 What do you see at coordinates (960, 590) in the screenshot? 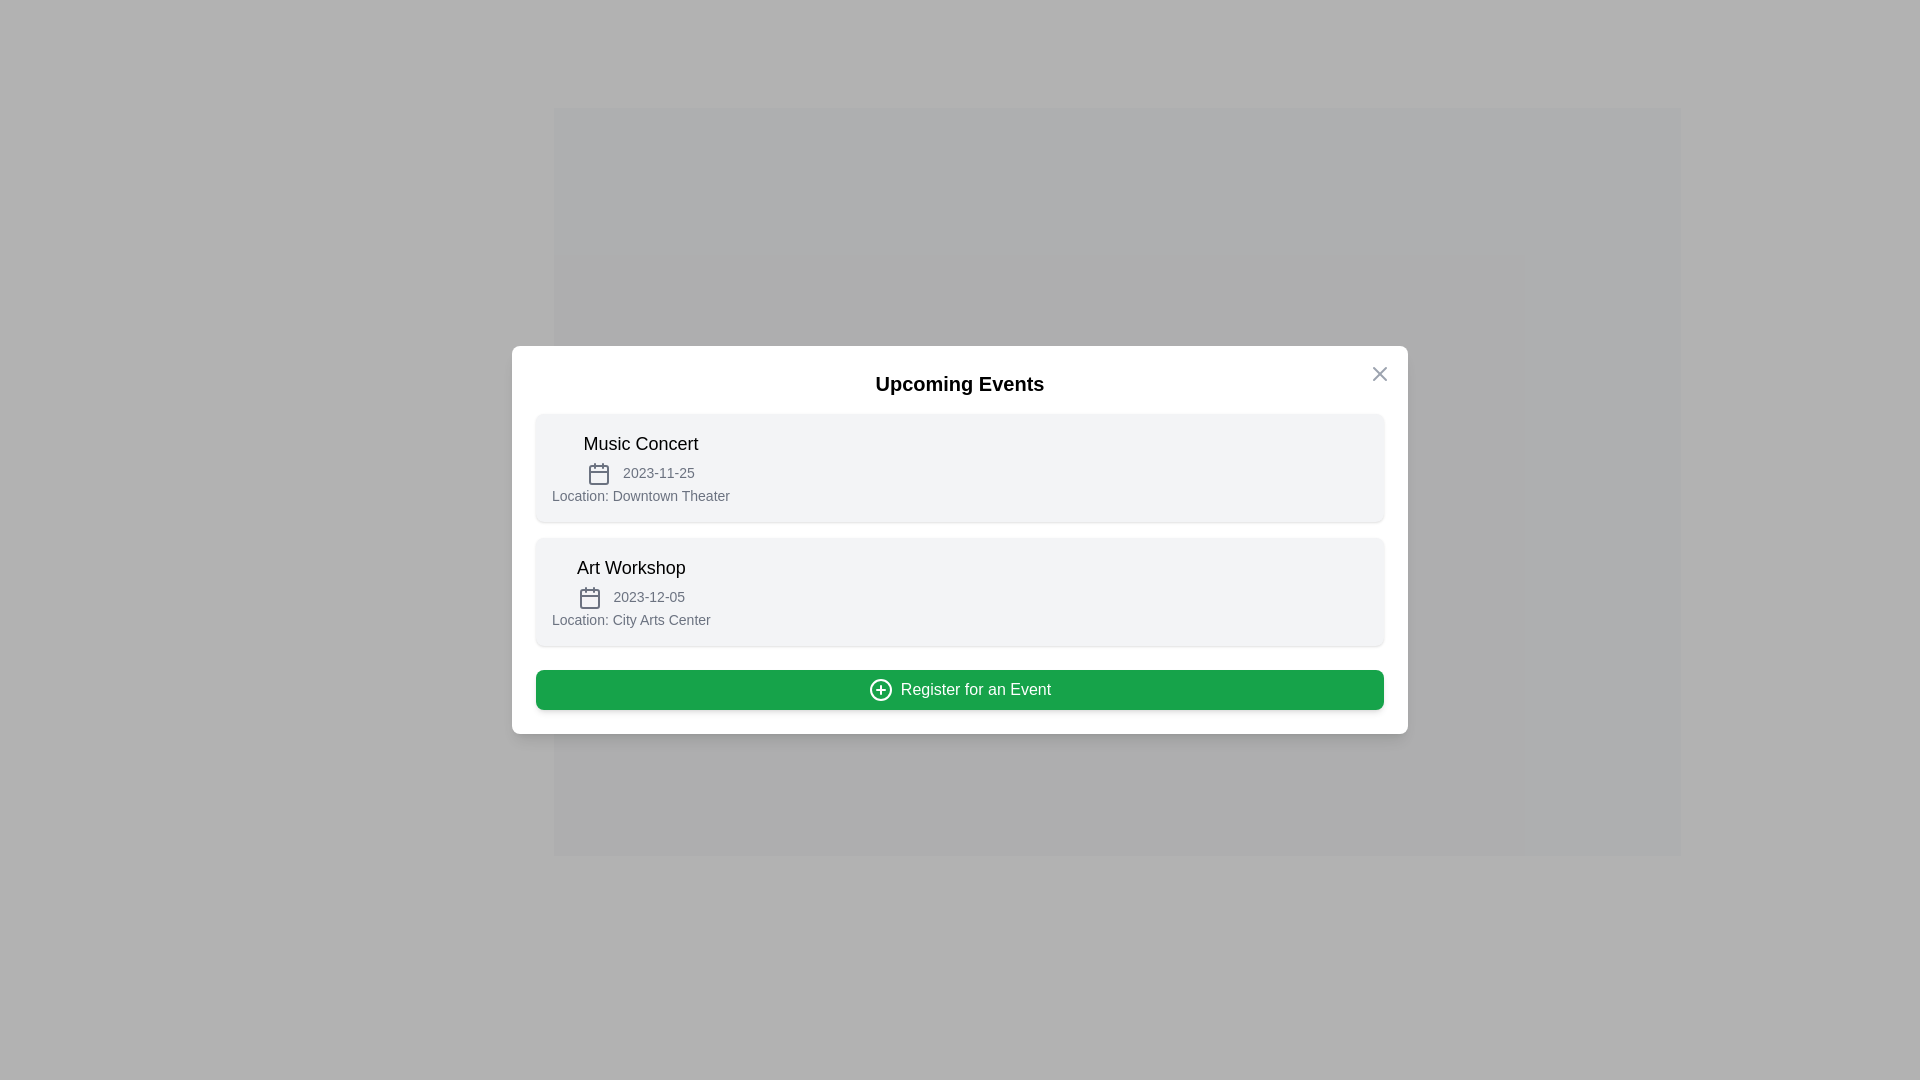
I see `the Event Card titled 'Art Workshop', which is the second item in the vertical list of events, located below the 'Music Concert' card` at bounding box center [960, 590].